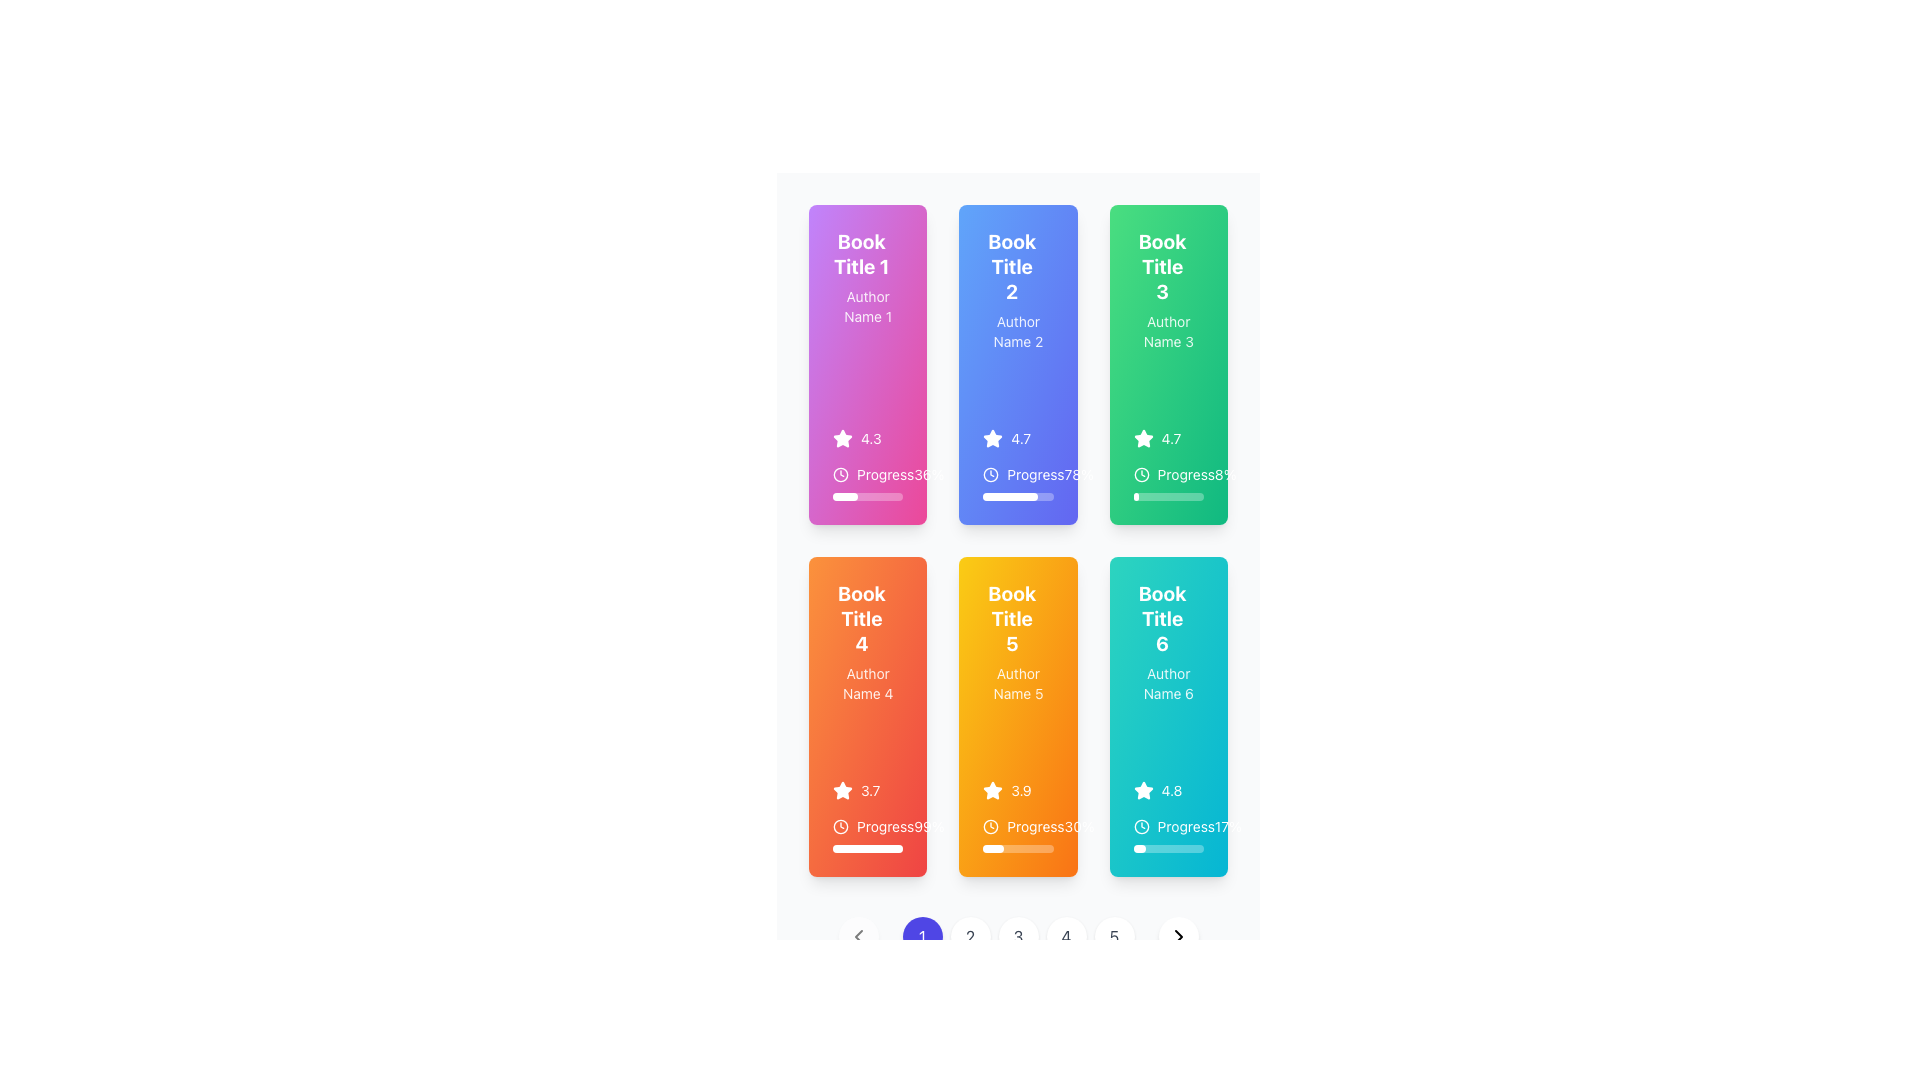 The width and height of the screenshot is (1920, 1080). Describe the element at coordinates (1168, 365) in the screenshot. I see `the third card in the first row of the grid layout containing book information` at that location.